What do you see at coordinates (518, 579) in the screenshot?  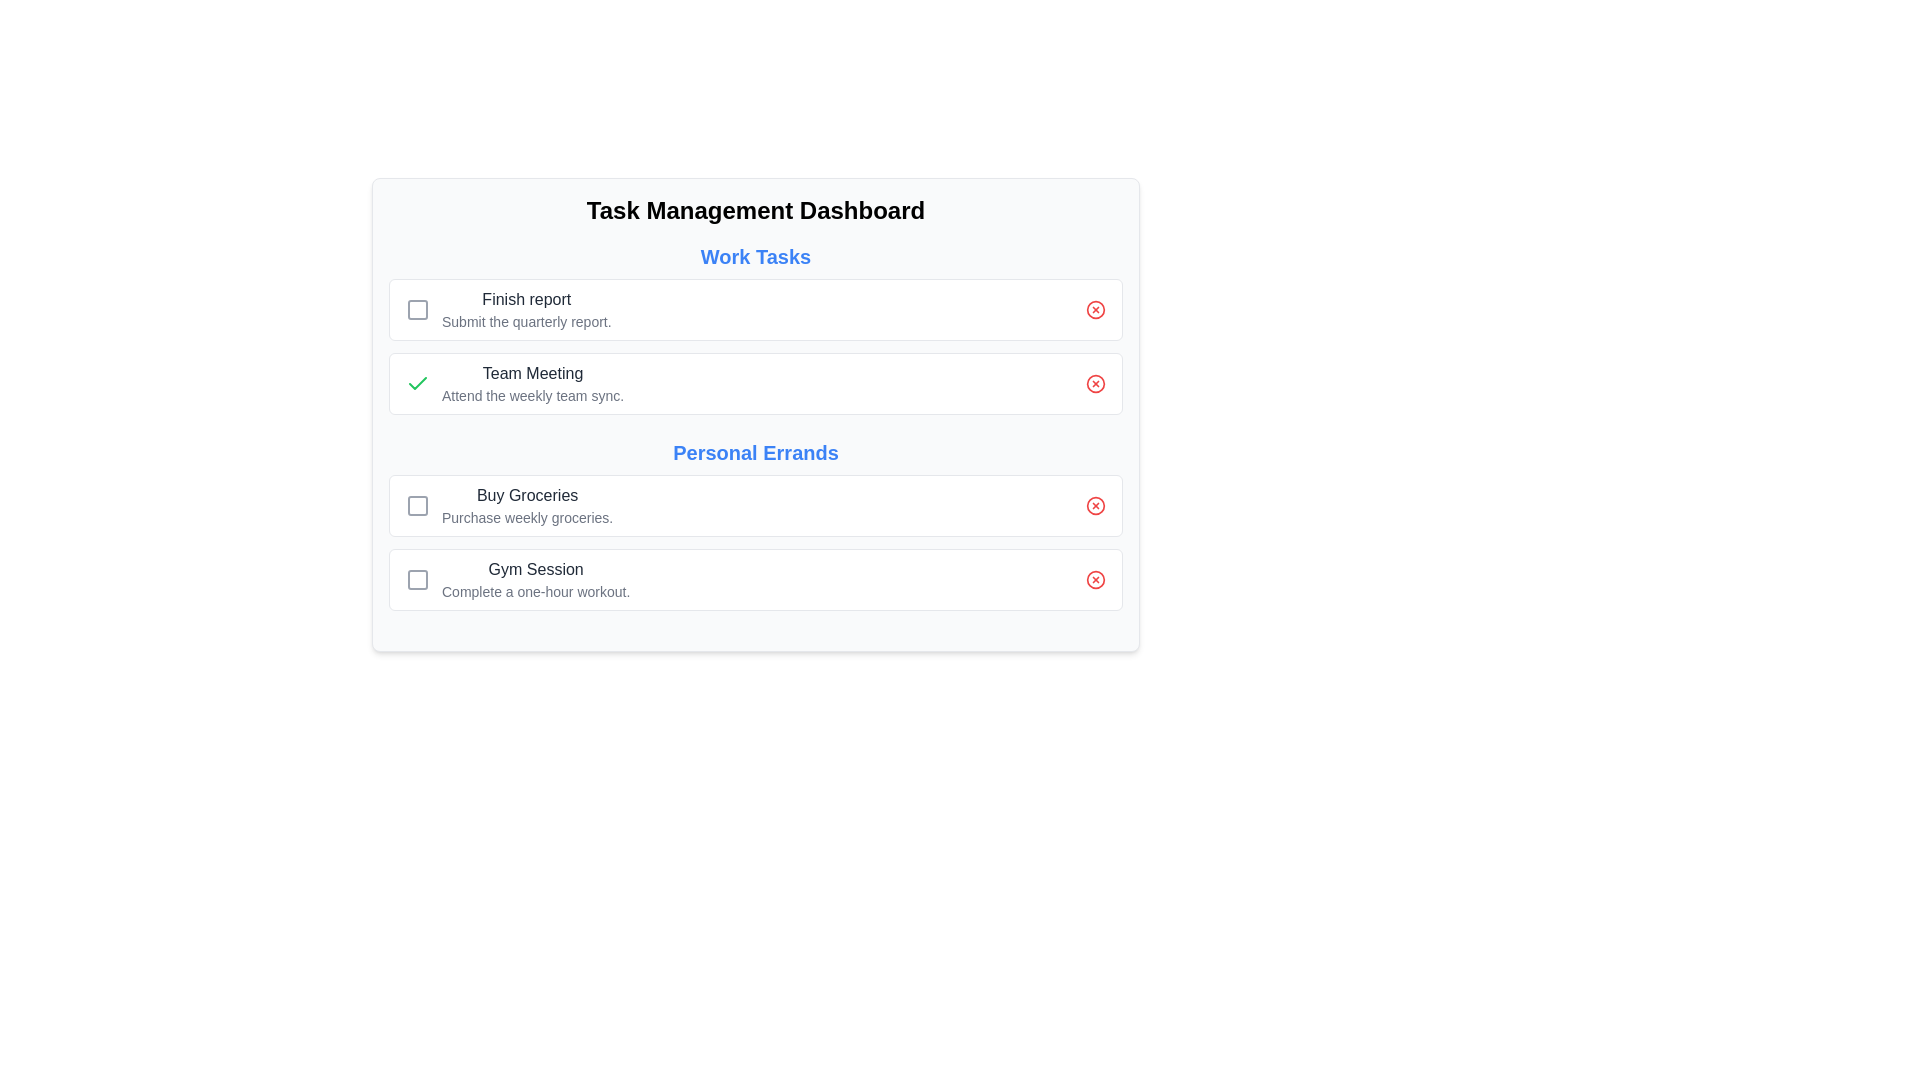 I see `the checkbox next to the 'Gym Session' task descriptor to mark the task as complete` at bounding box center [518, 579].